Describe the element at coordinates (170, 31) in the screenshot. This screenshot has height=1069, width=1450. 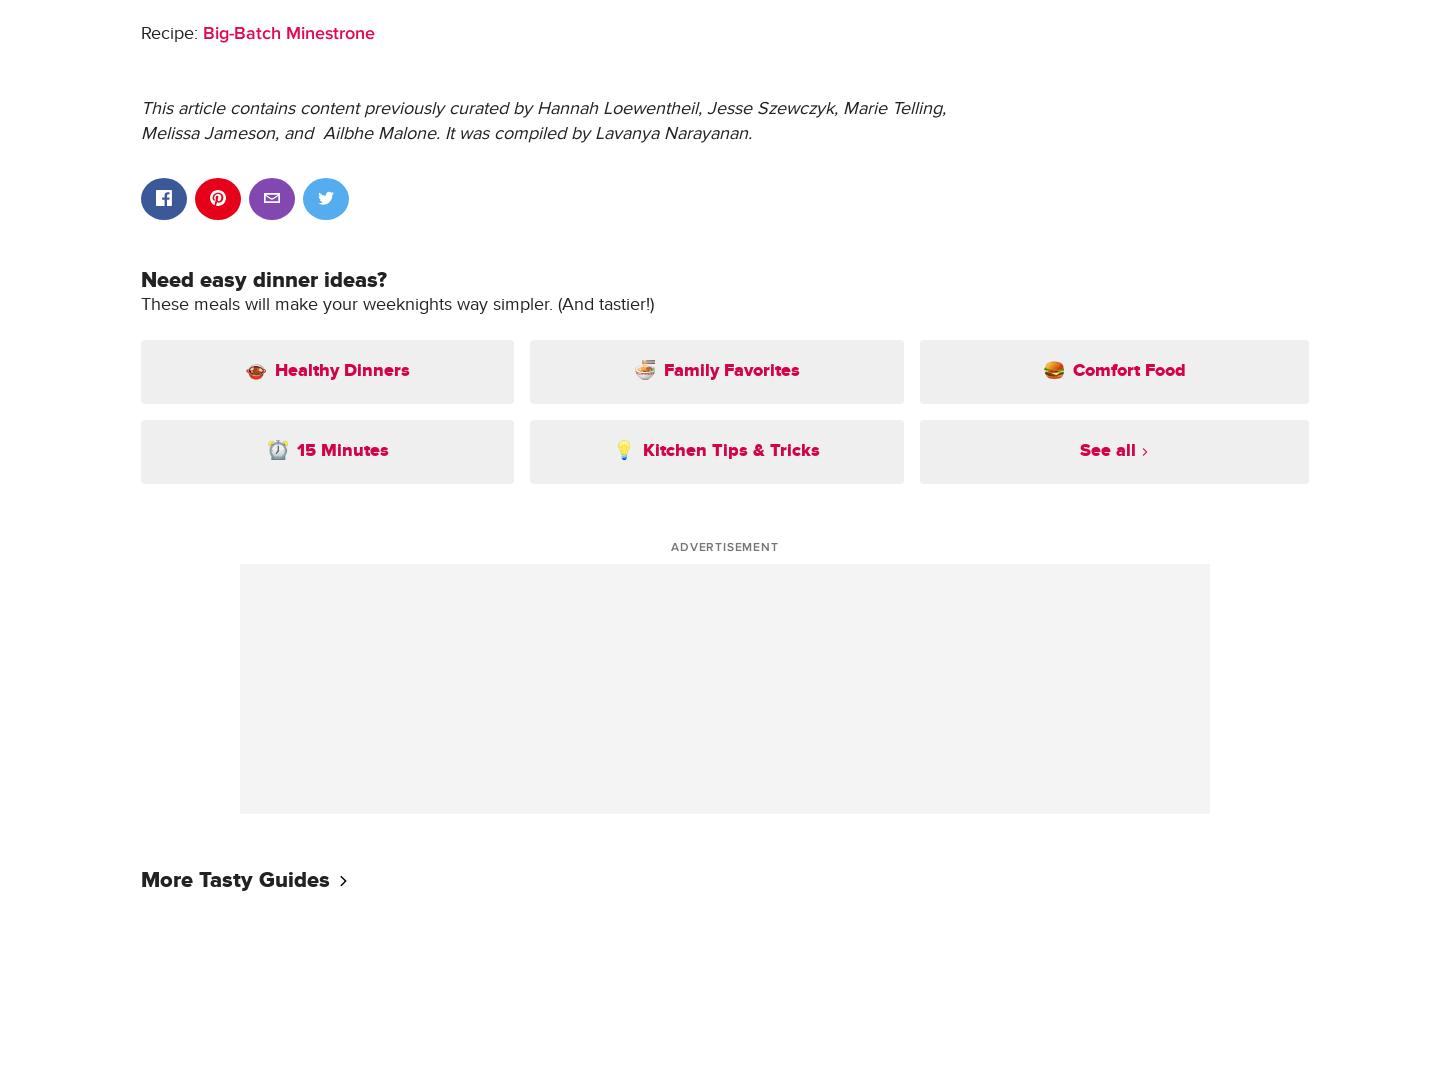
I see `'Recipe:'` at that location.